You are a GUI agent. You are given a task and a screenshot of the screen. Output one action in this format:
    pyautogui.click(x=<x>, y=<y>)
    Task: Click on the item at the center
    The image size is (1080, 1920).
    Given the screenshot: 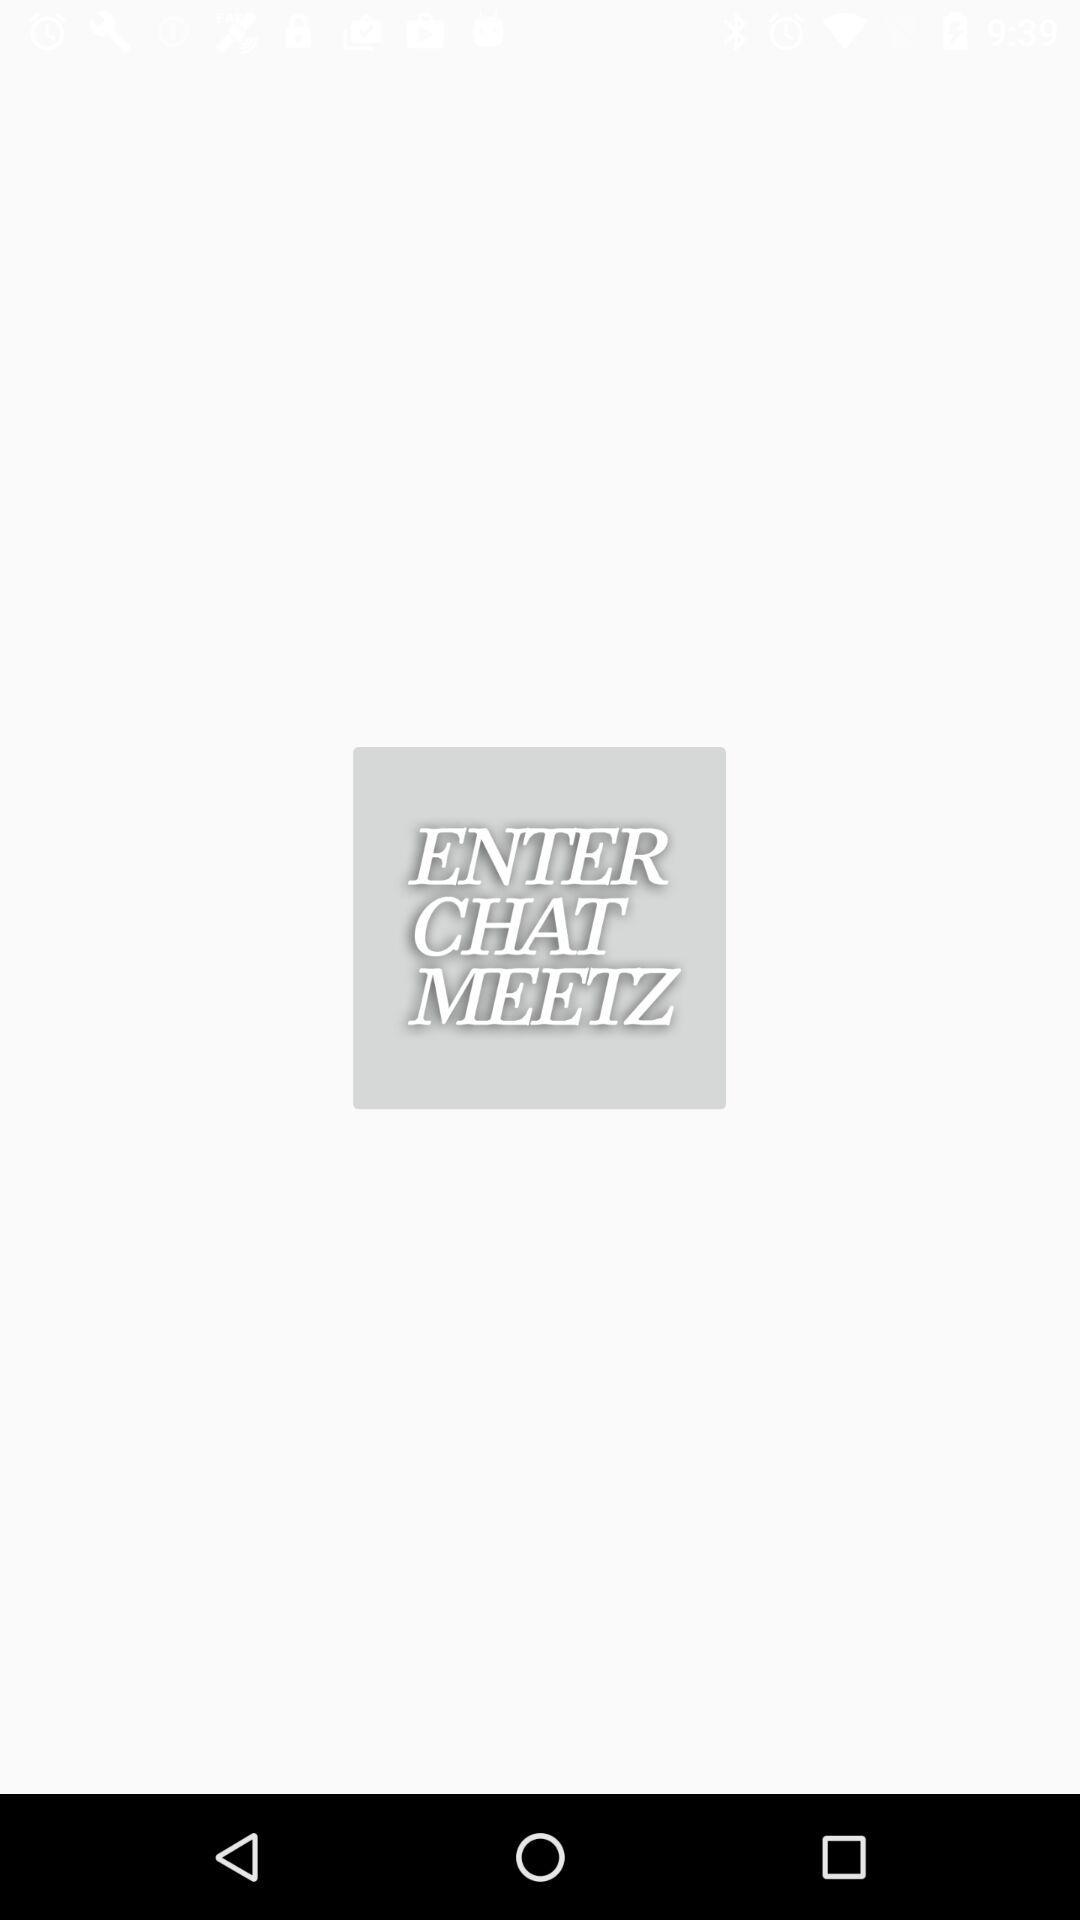 What is the action you would take?
    pyautogui.click(x=538, y=927)
    